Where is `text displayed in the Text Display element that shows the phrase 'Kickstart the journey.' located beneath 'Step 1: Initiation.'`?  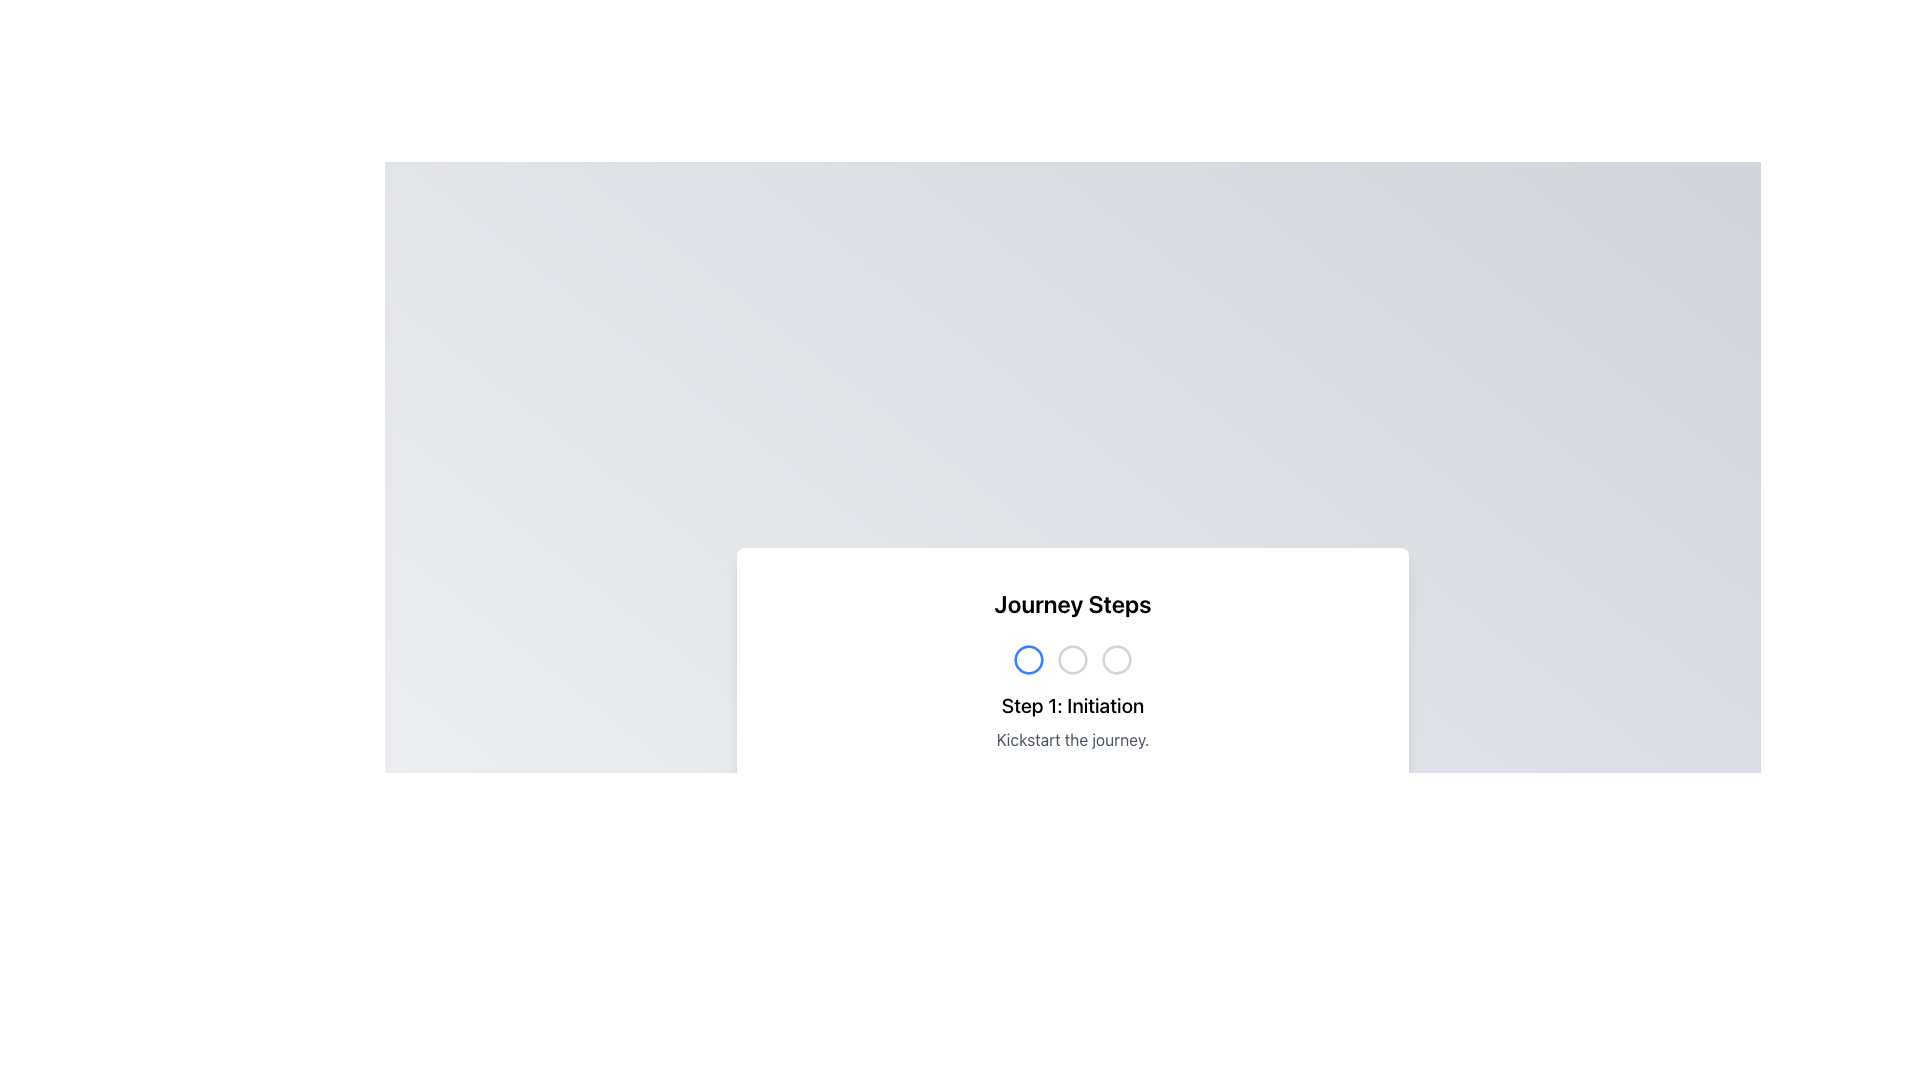
text displayed in the Text Display element that shows the phrase 'Kickstart the journey.' located beneath 'Step 1: Initiation.' is located at coordinates (1072, 740).